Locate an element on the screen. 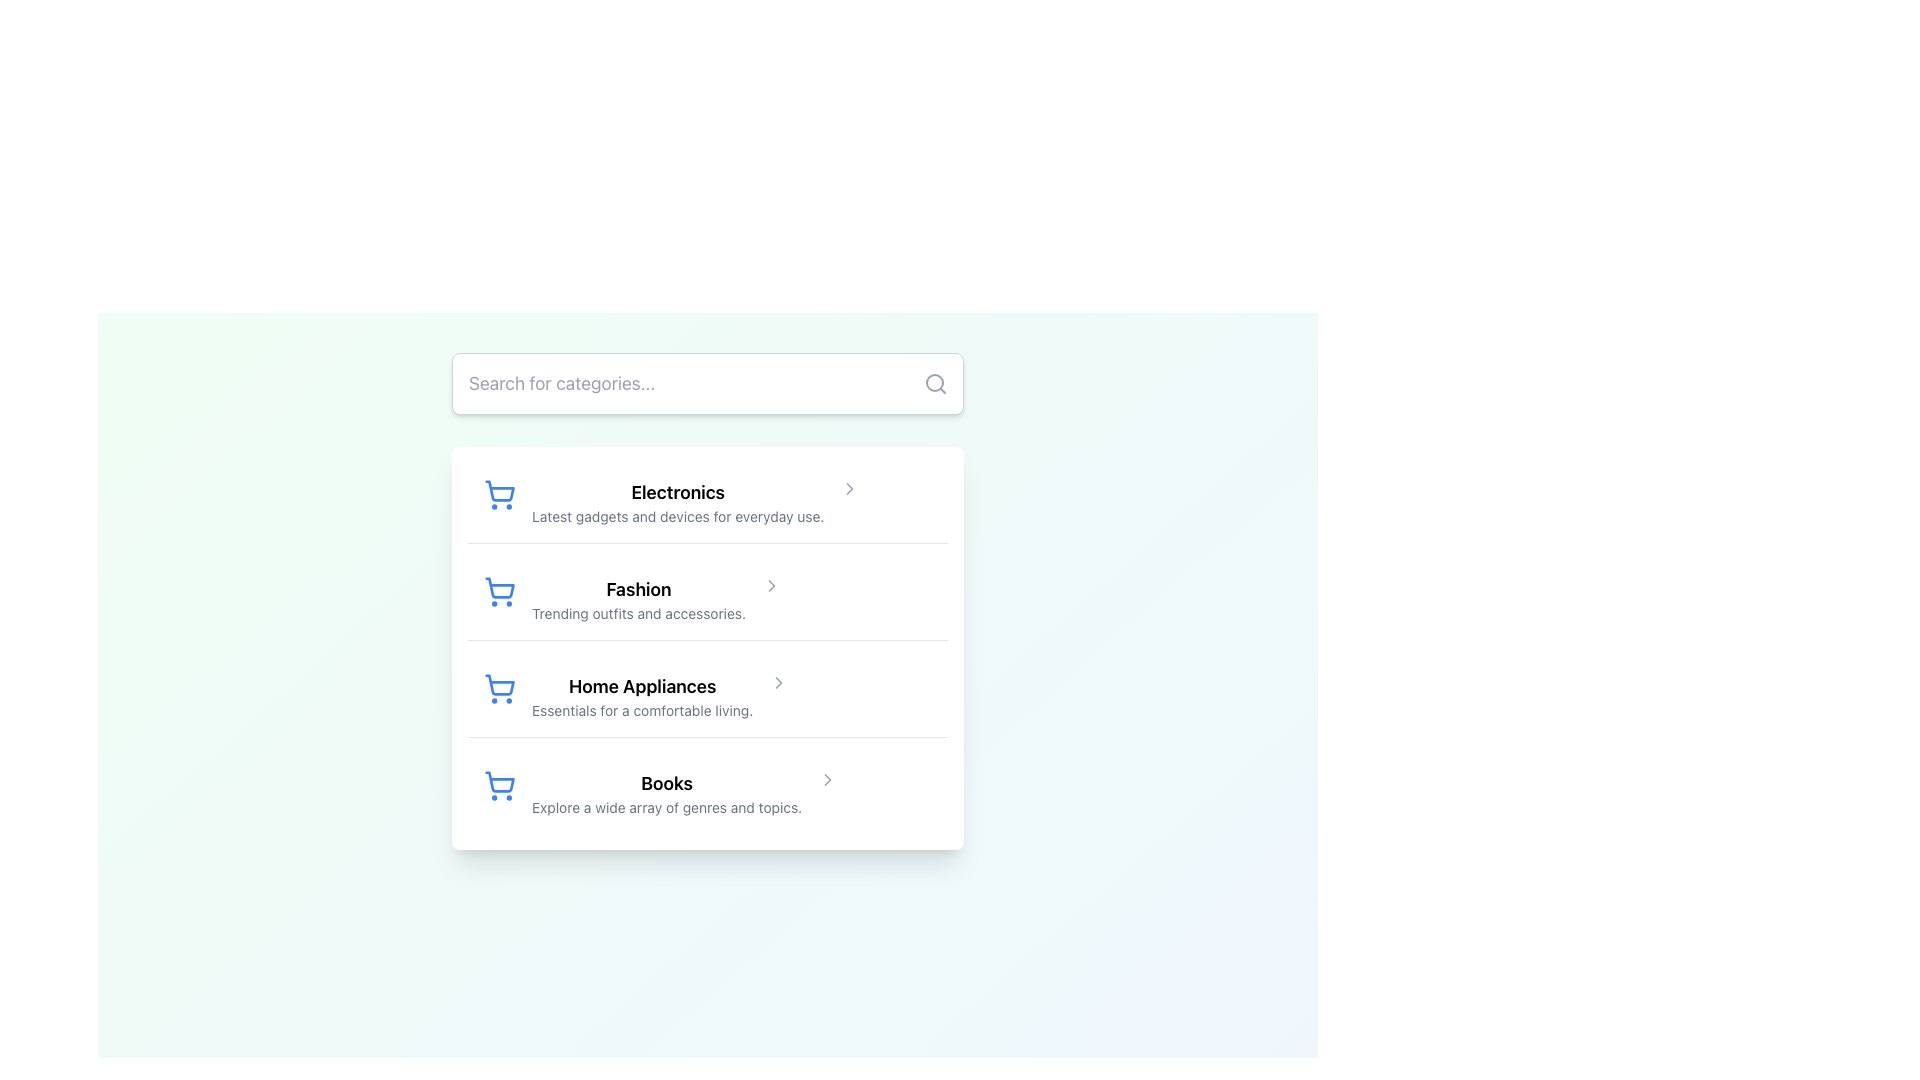 The height and width of the screenshot is (1080, 1920). the rightward arrow glyph icon in the navigation control adjacent to the 'Electronics' list item is located at coordinates (850, 489).